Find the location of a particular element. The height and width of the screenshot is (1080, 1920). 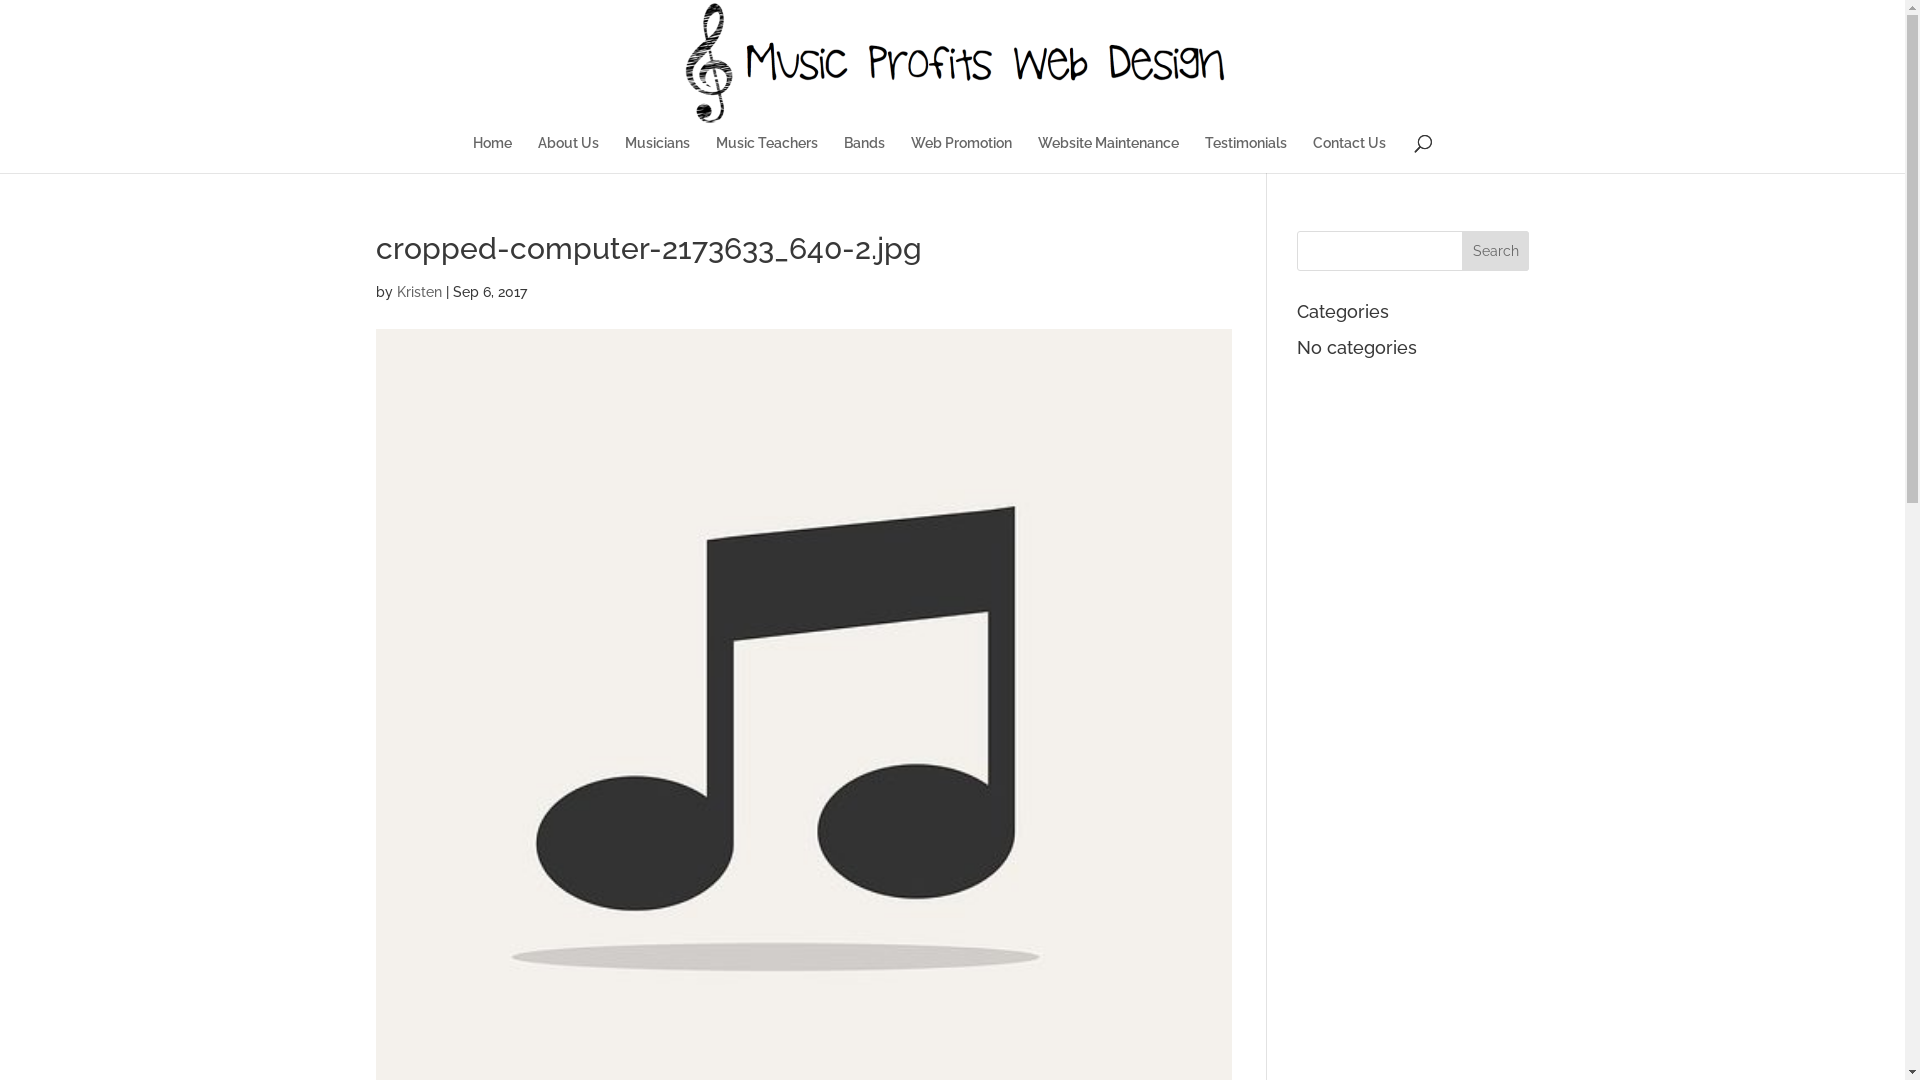

'Musicians' is located at coordinates (623, 153).